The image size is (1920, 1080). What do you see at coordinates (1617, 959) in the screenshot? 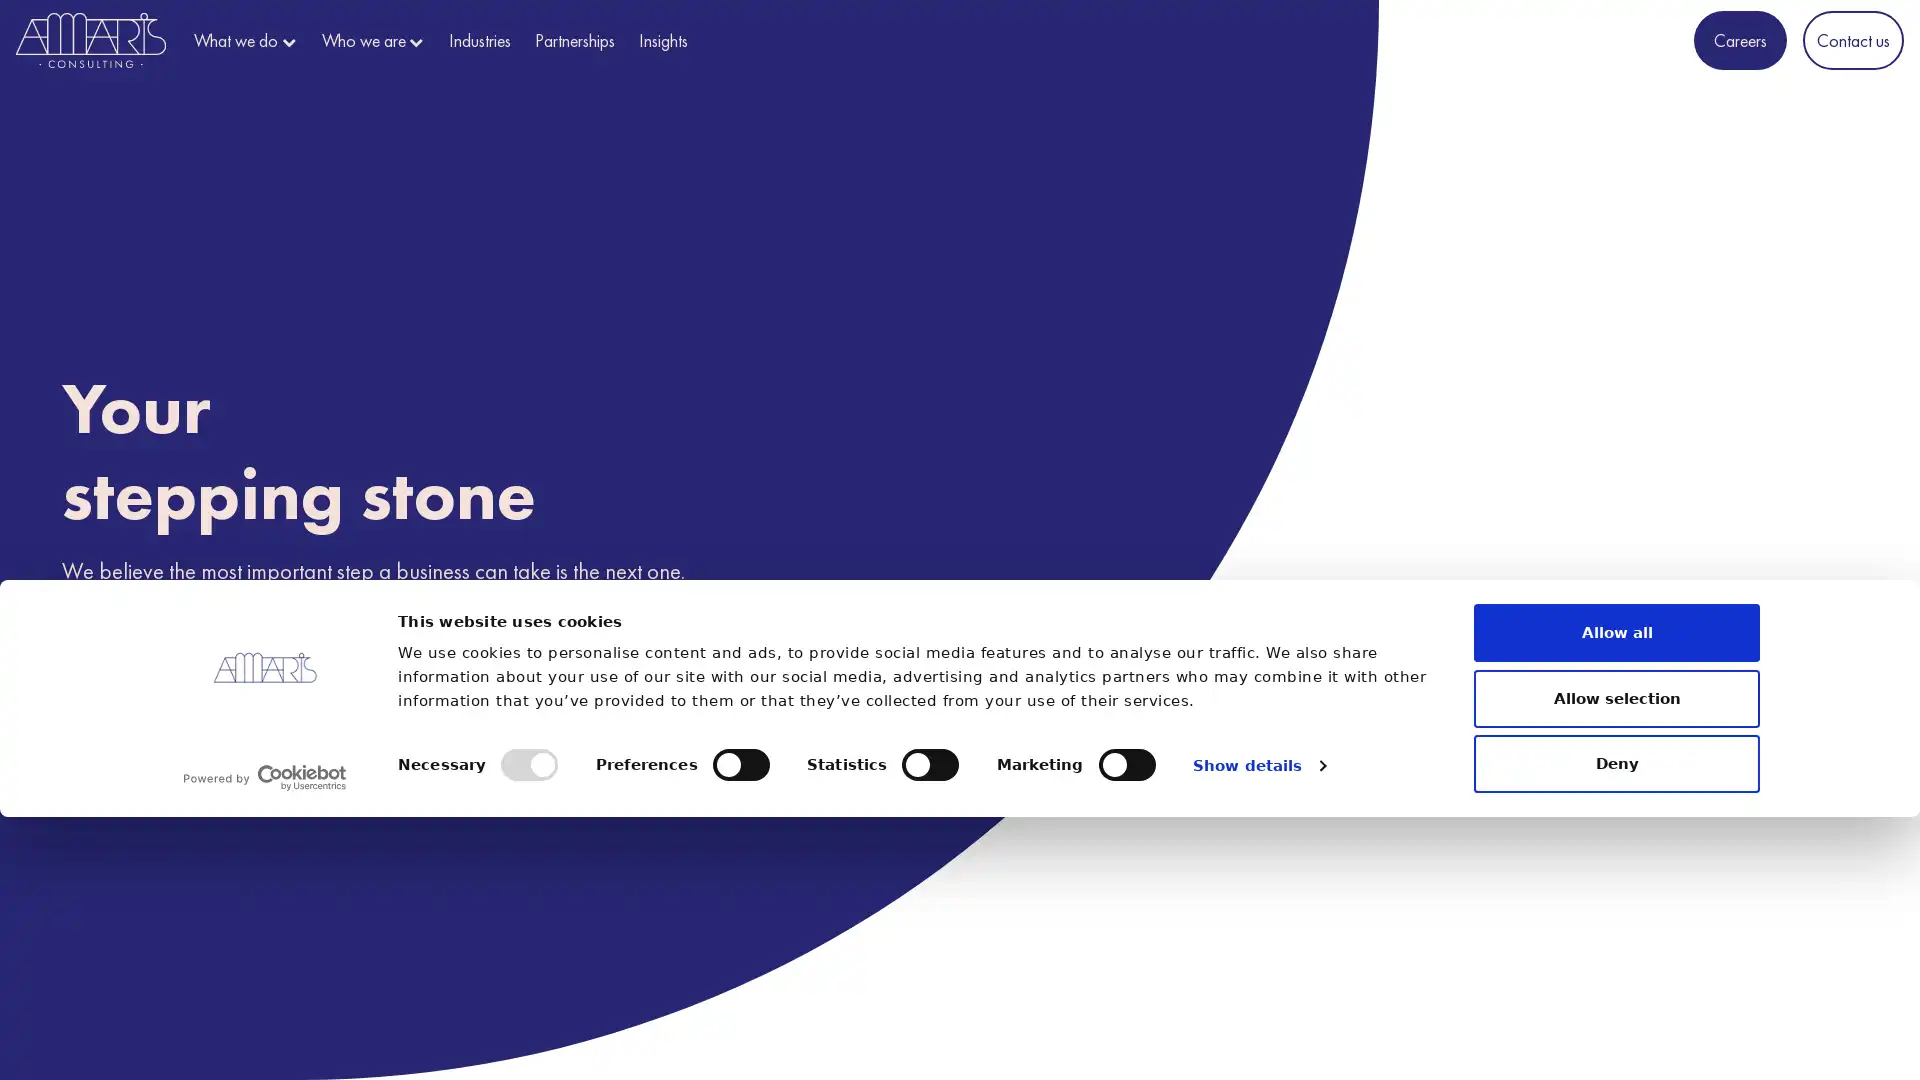
I see `Allow selection` at bounding box center [1617, 959].